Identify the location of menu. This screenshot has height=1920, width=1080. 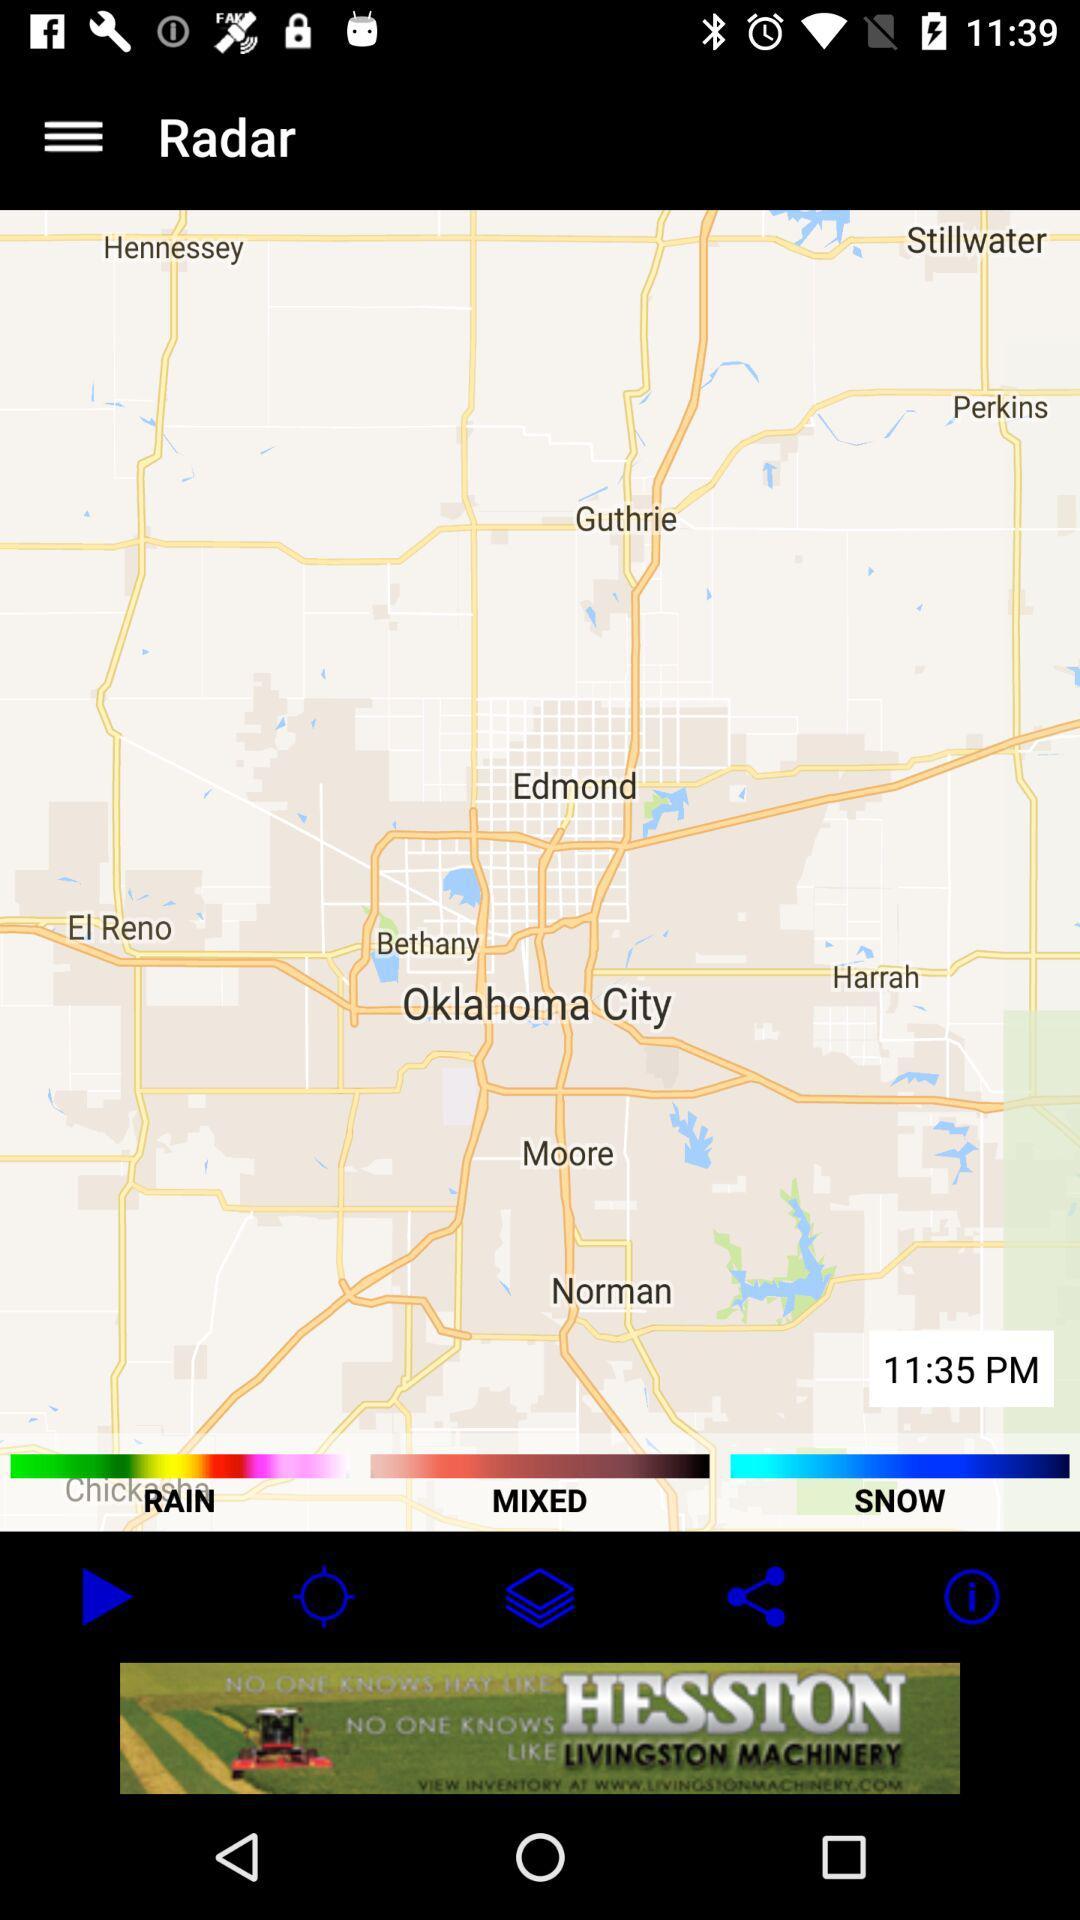
(72, 135).